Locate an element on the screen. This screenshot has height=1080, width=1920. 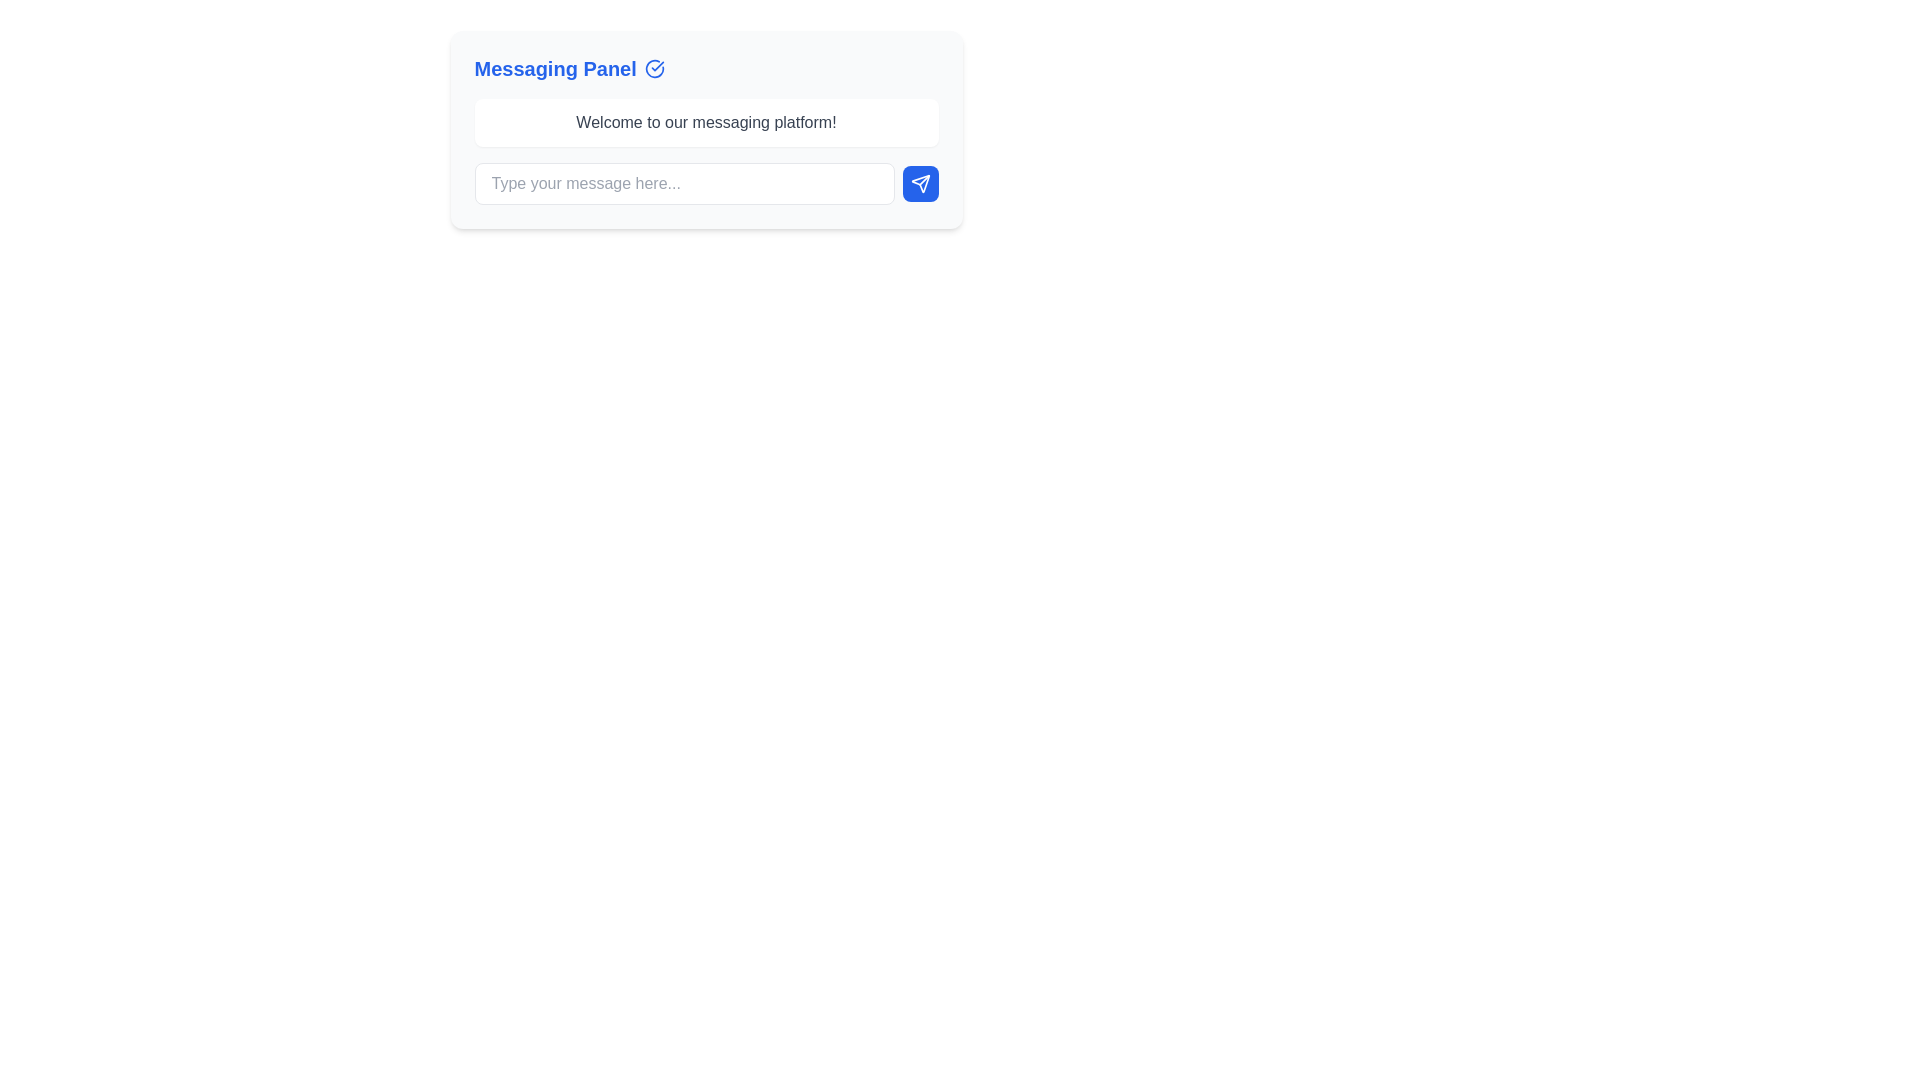
the blue button featuring a paper airplane icon located in the bottom-right corner of the messaging input field to send the entered text is located at coordinates (919, 184).